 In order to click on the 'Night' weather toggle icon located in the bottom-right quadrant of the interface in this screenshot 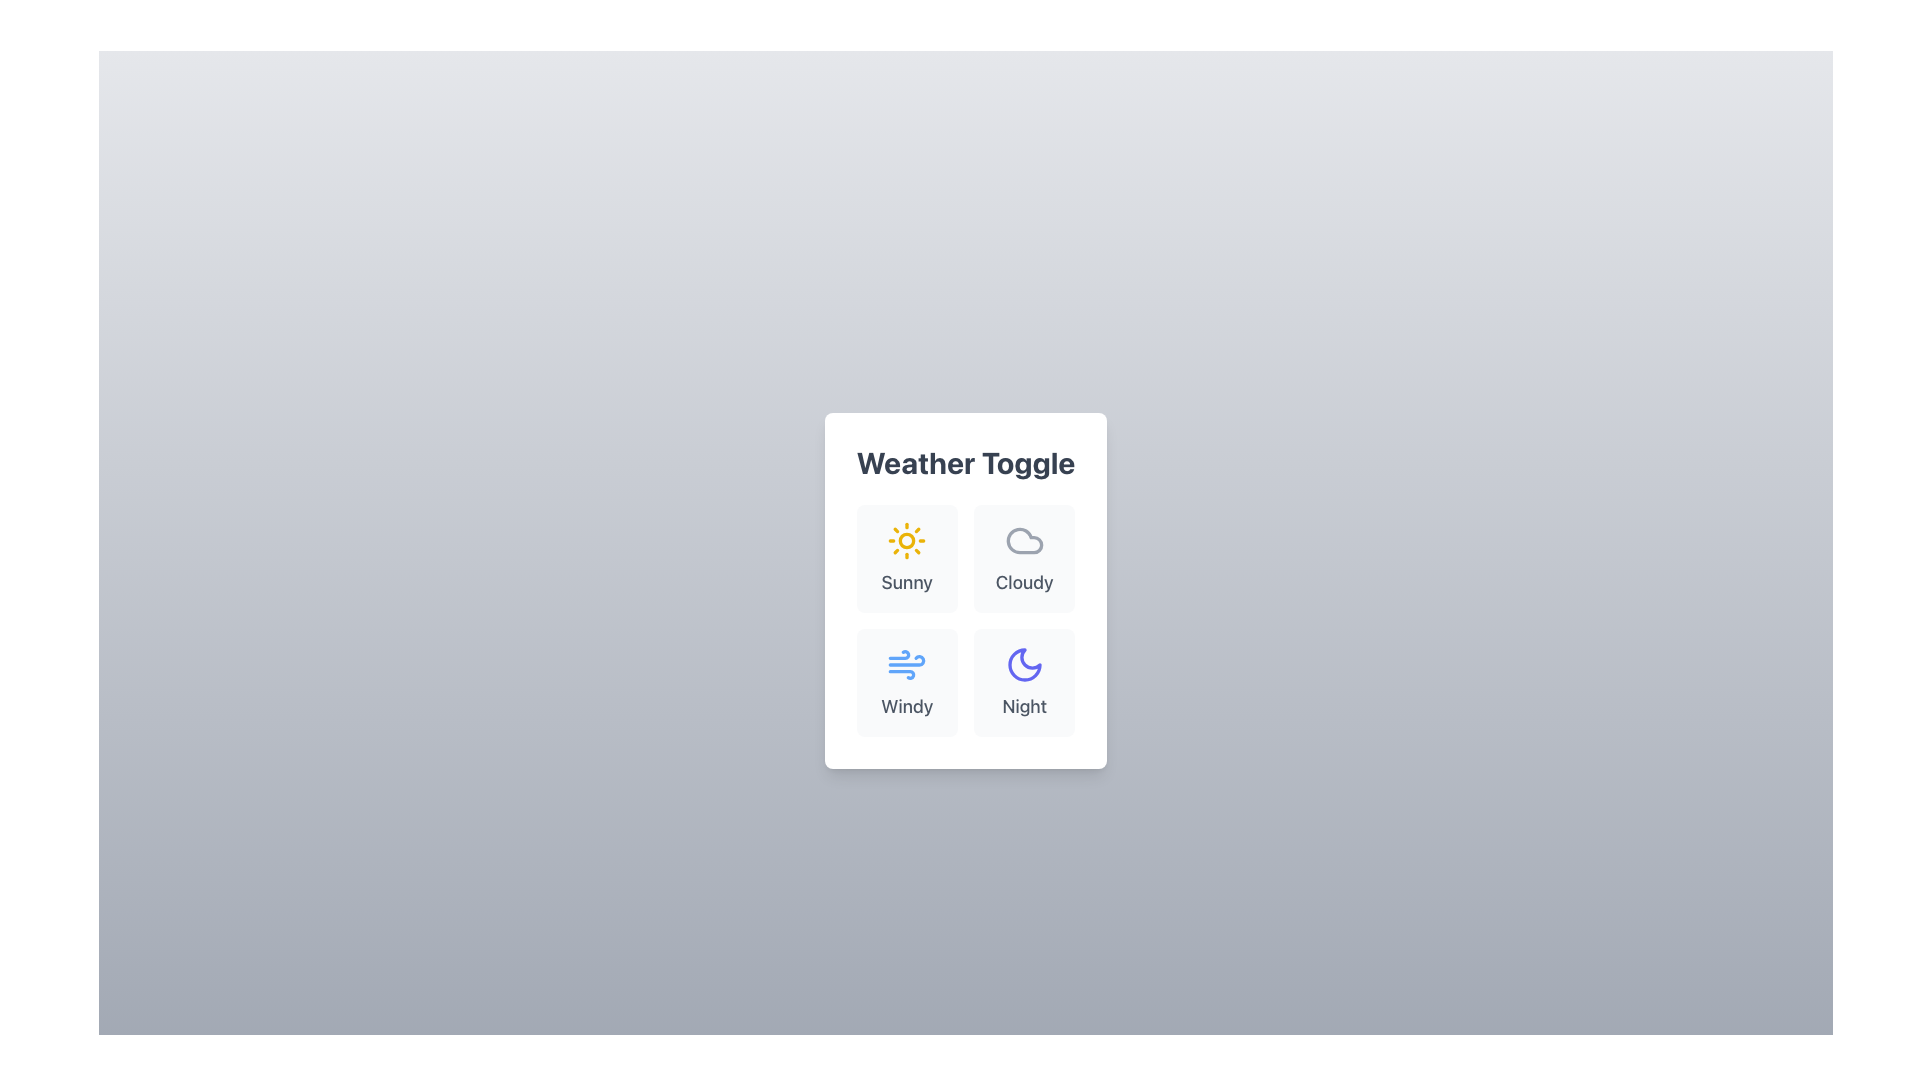, I will do `click(1024, 664)`.